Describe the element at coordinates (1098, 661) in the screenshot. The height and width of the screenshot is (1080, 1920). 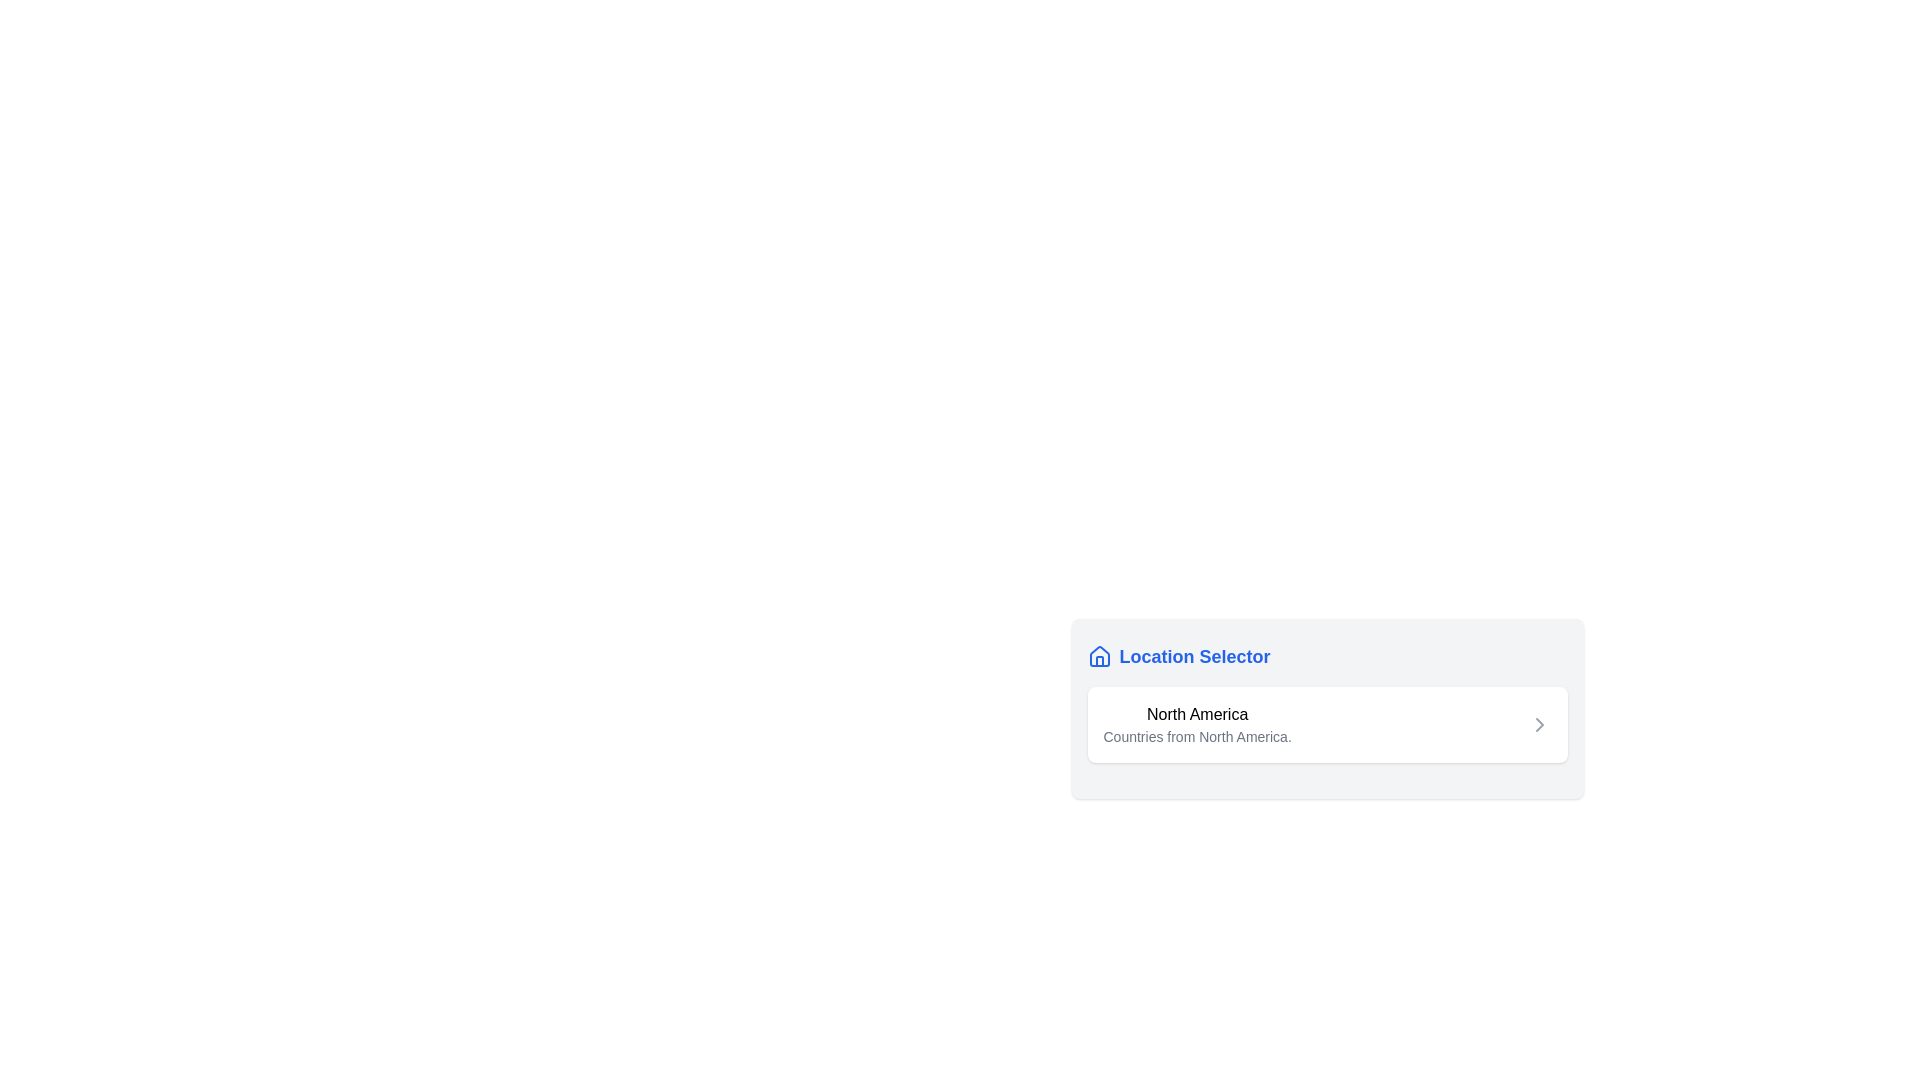
I see `the lower rectangular section of the house icon within the SVG graphic, which visually represents home or location-related features` at that location.